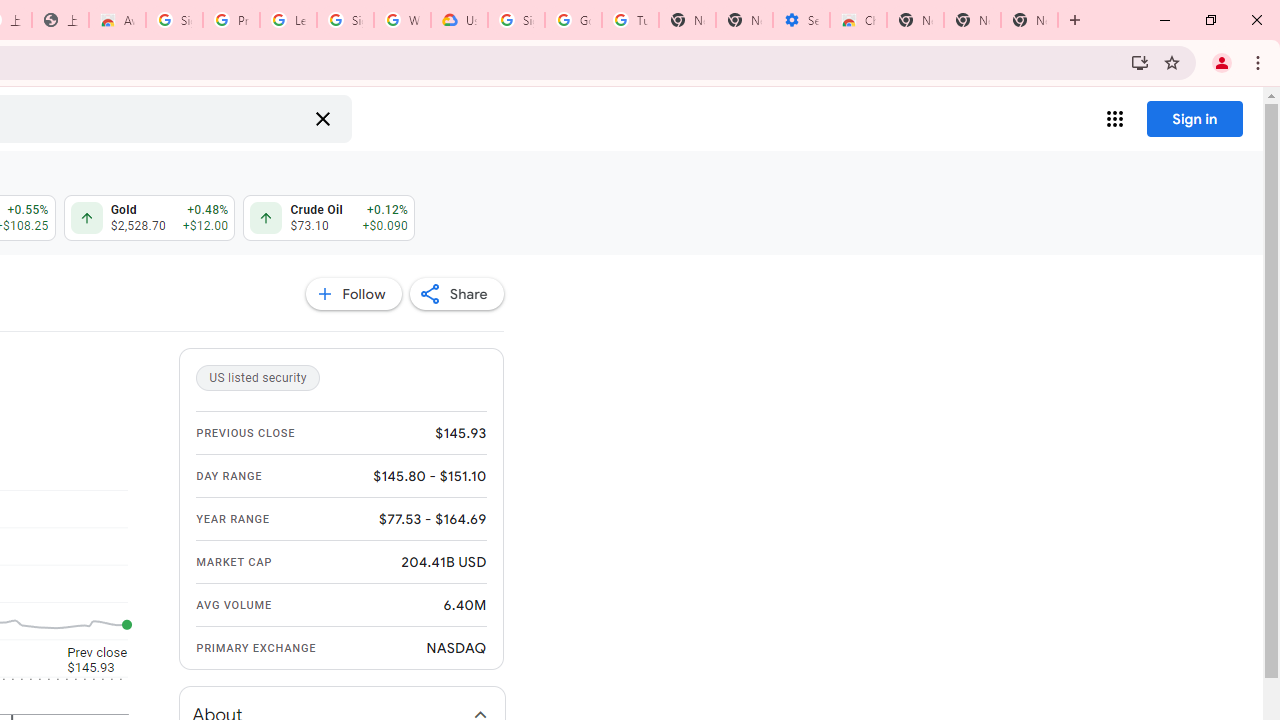 The image size is (1280, 720). What do you see at coordinates (801, 20) in the screenshot?
I see `'Settings - Accessibility'` at bounding box center [801, 20].